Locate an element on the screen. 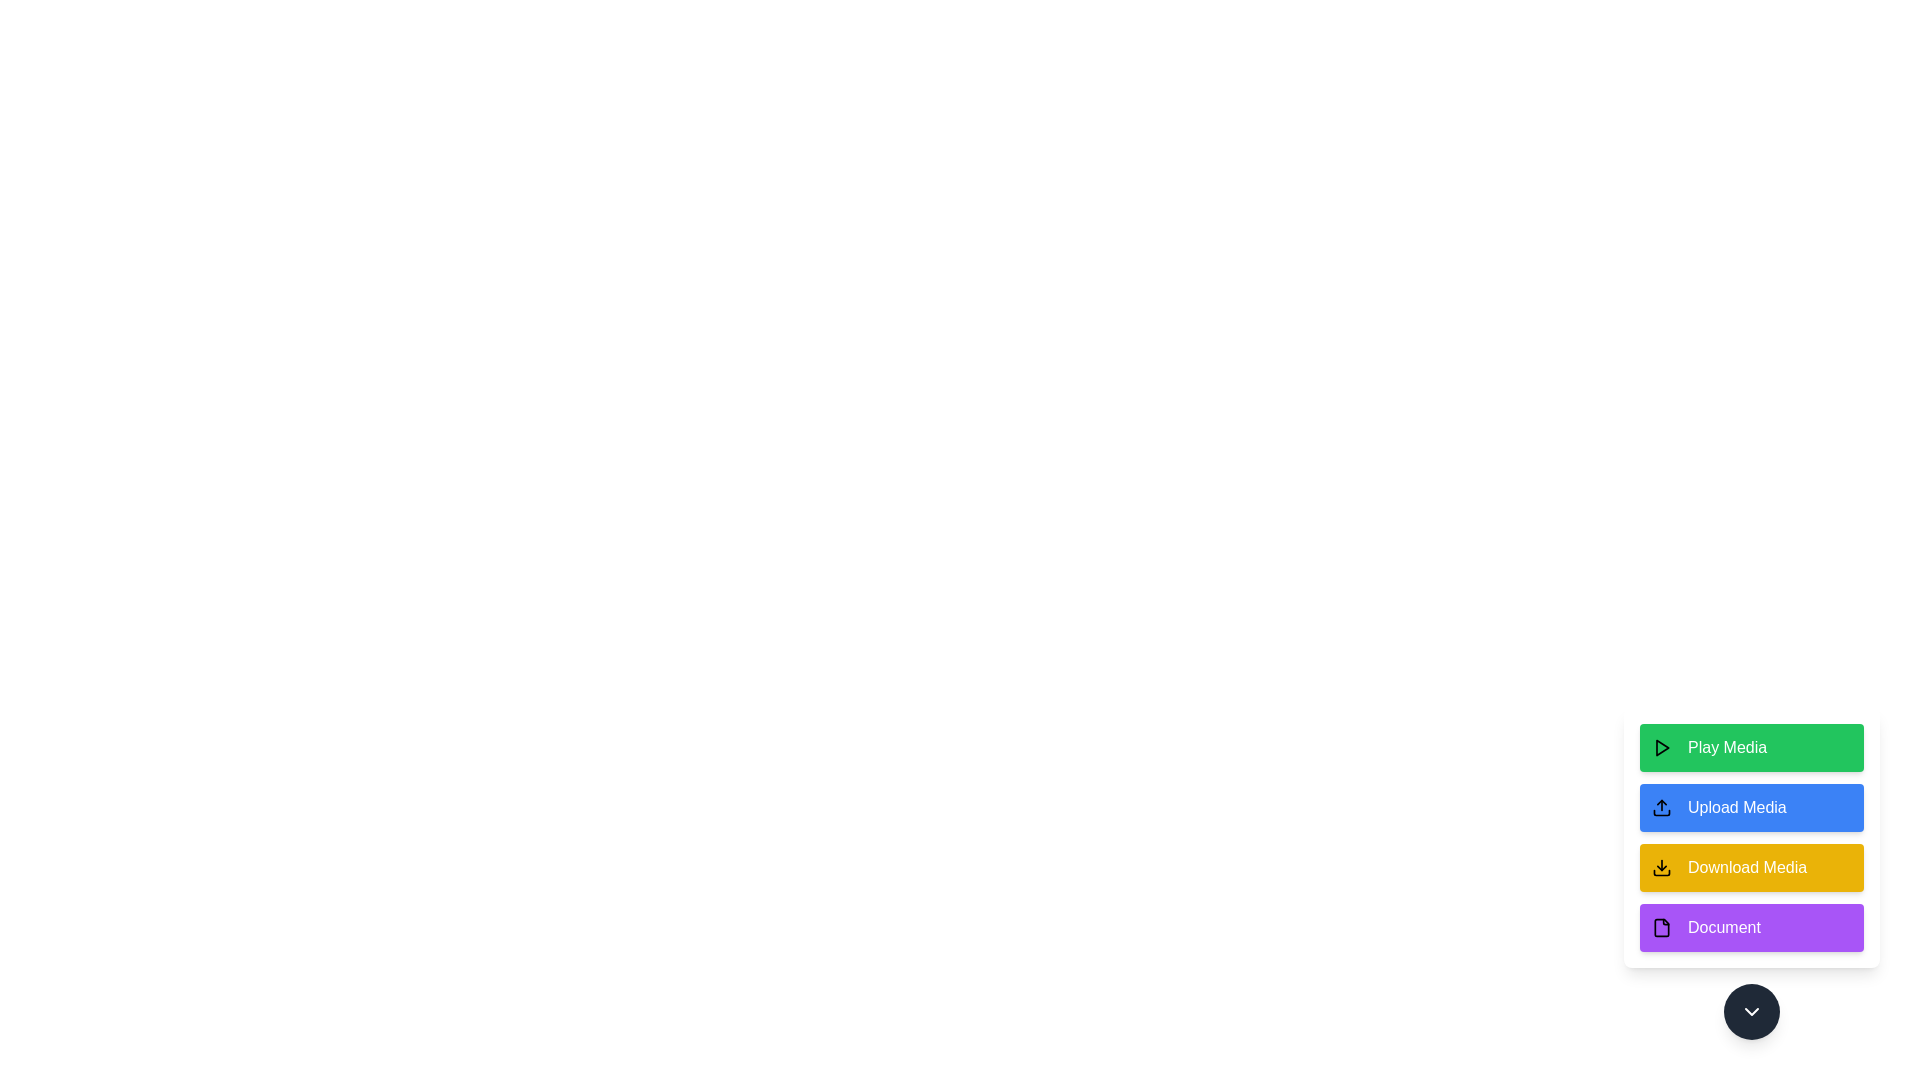 The width and height of the screenshot is (1920, 1080). 'Download Media' button to initiate the download action is located at coordinates (1751, 866).